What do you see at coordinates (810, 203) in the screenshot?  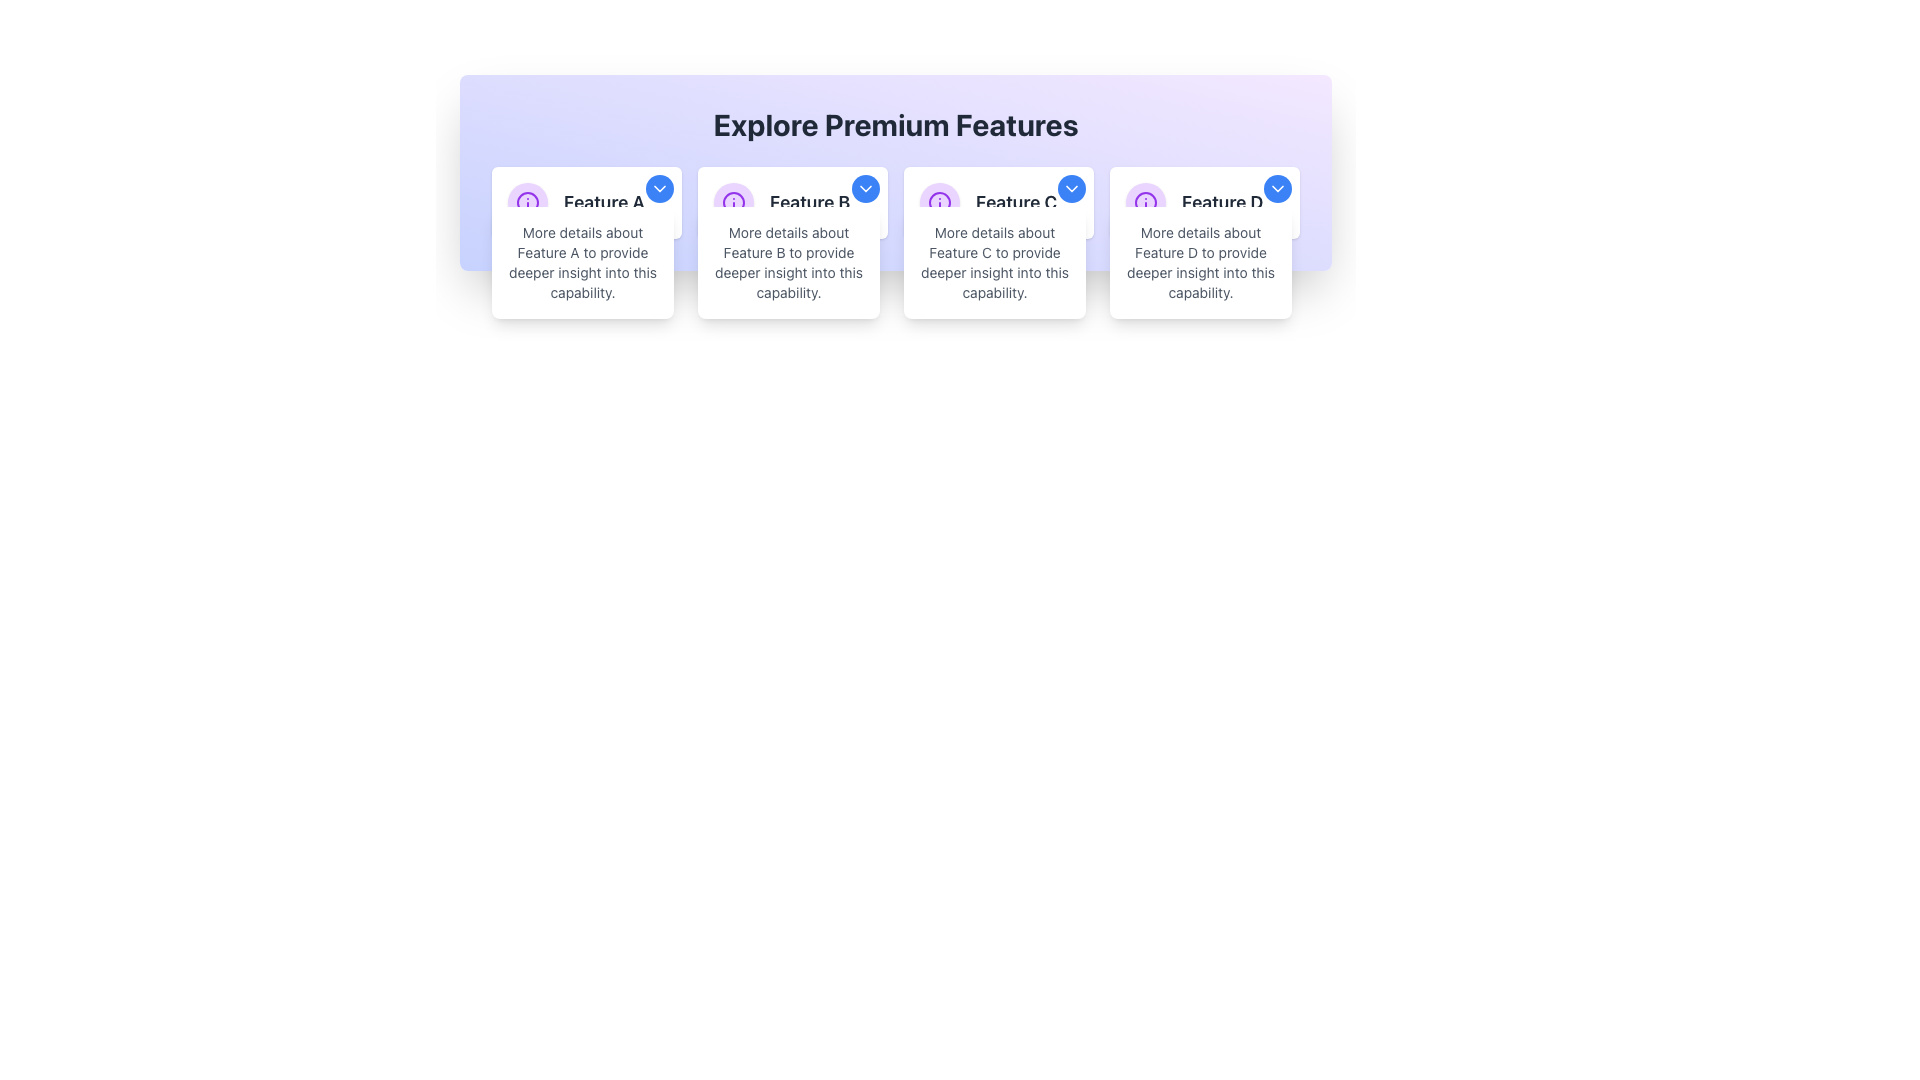 I see `the text label 'Feature B', which serves as a header for the feature description card, positioned in the middle of a horizontally aligned list of features under 'Explore Premium Features'` at bounding box center [810, 203].